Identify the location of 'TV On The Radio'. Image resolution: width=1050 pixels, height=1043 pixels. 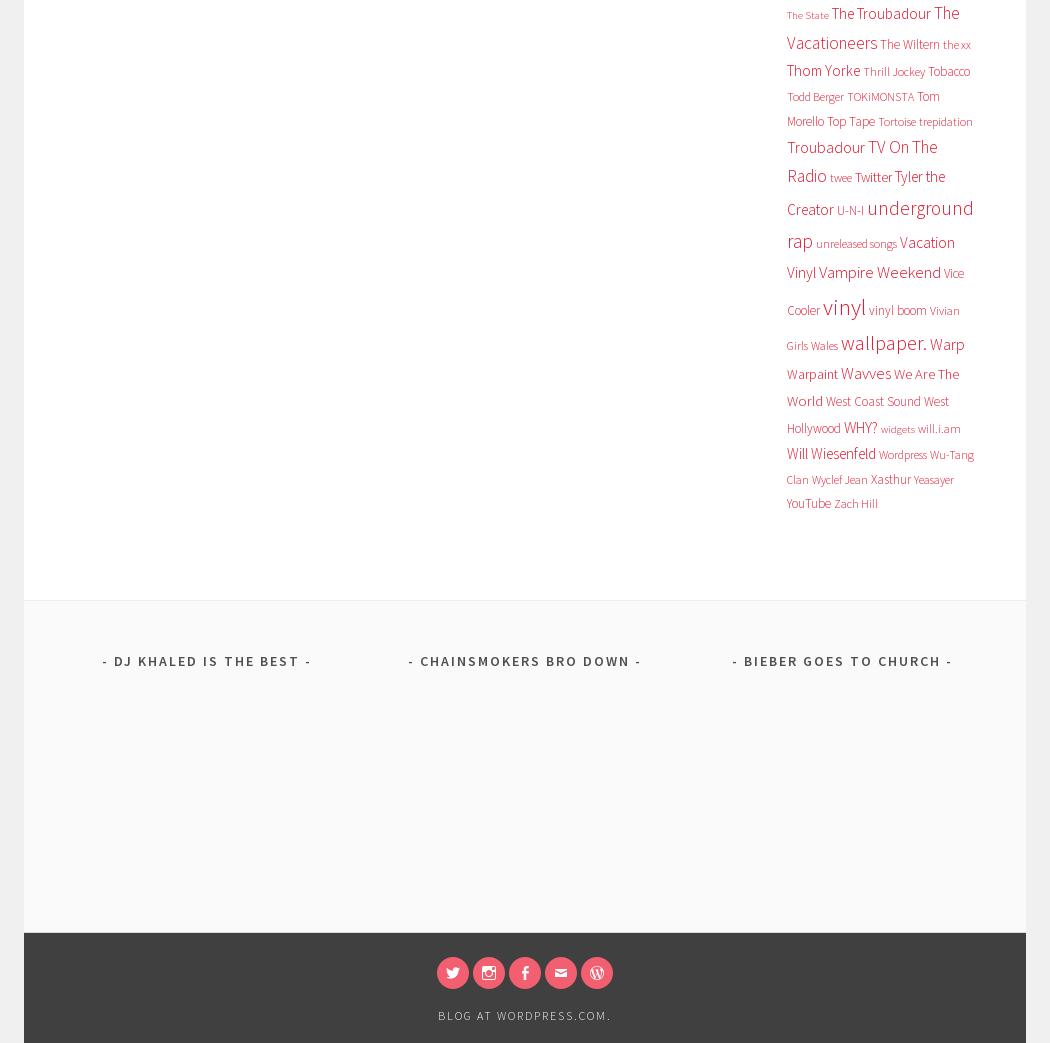
(861, 160).